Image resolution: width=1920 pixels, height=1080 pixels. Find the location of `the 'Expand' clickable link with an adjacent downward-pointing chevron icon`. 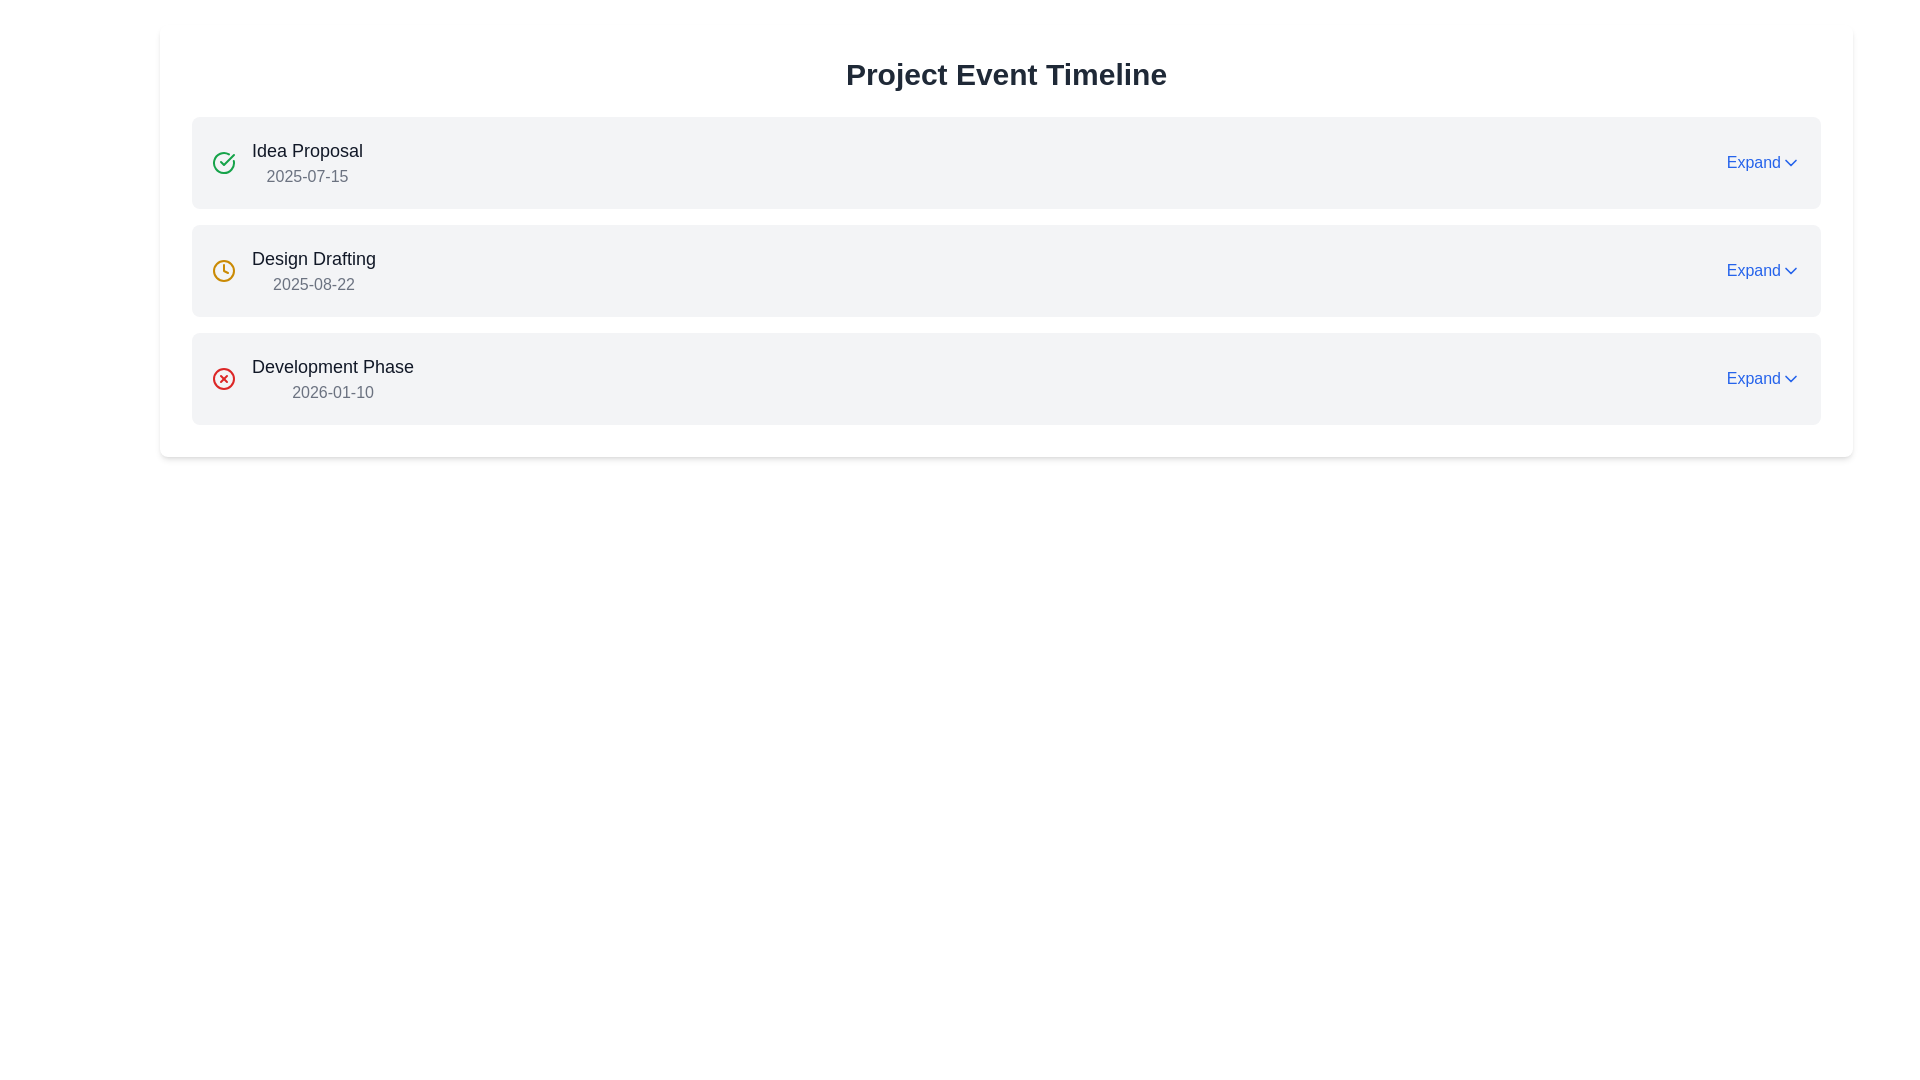

the 'Expand' clickable link with an adjacent downward-pointing chevron icon is located at coordinates (1763, 270).